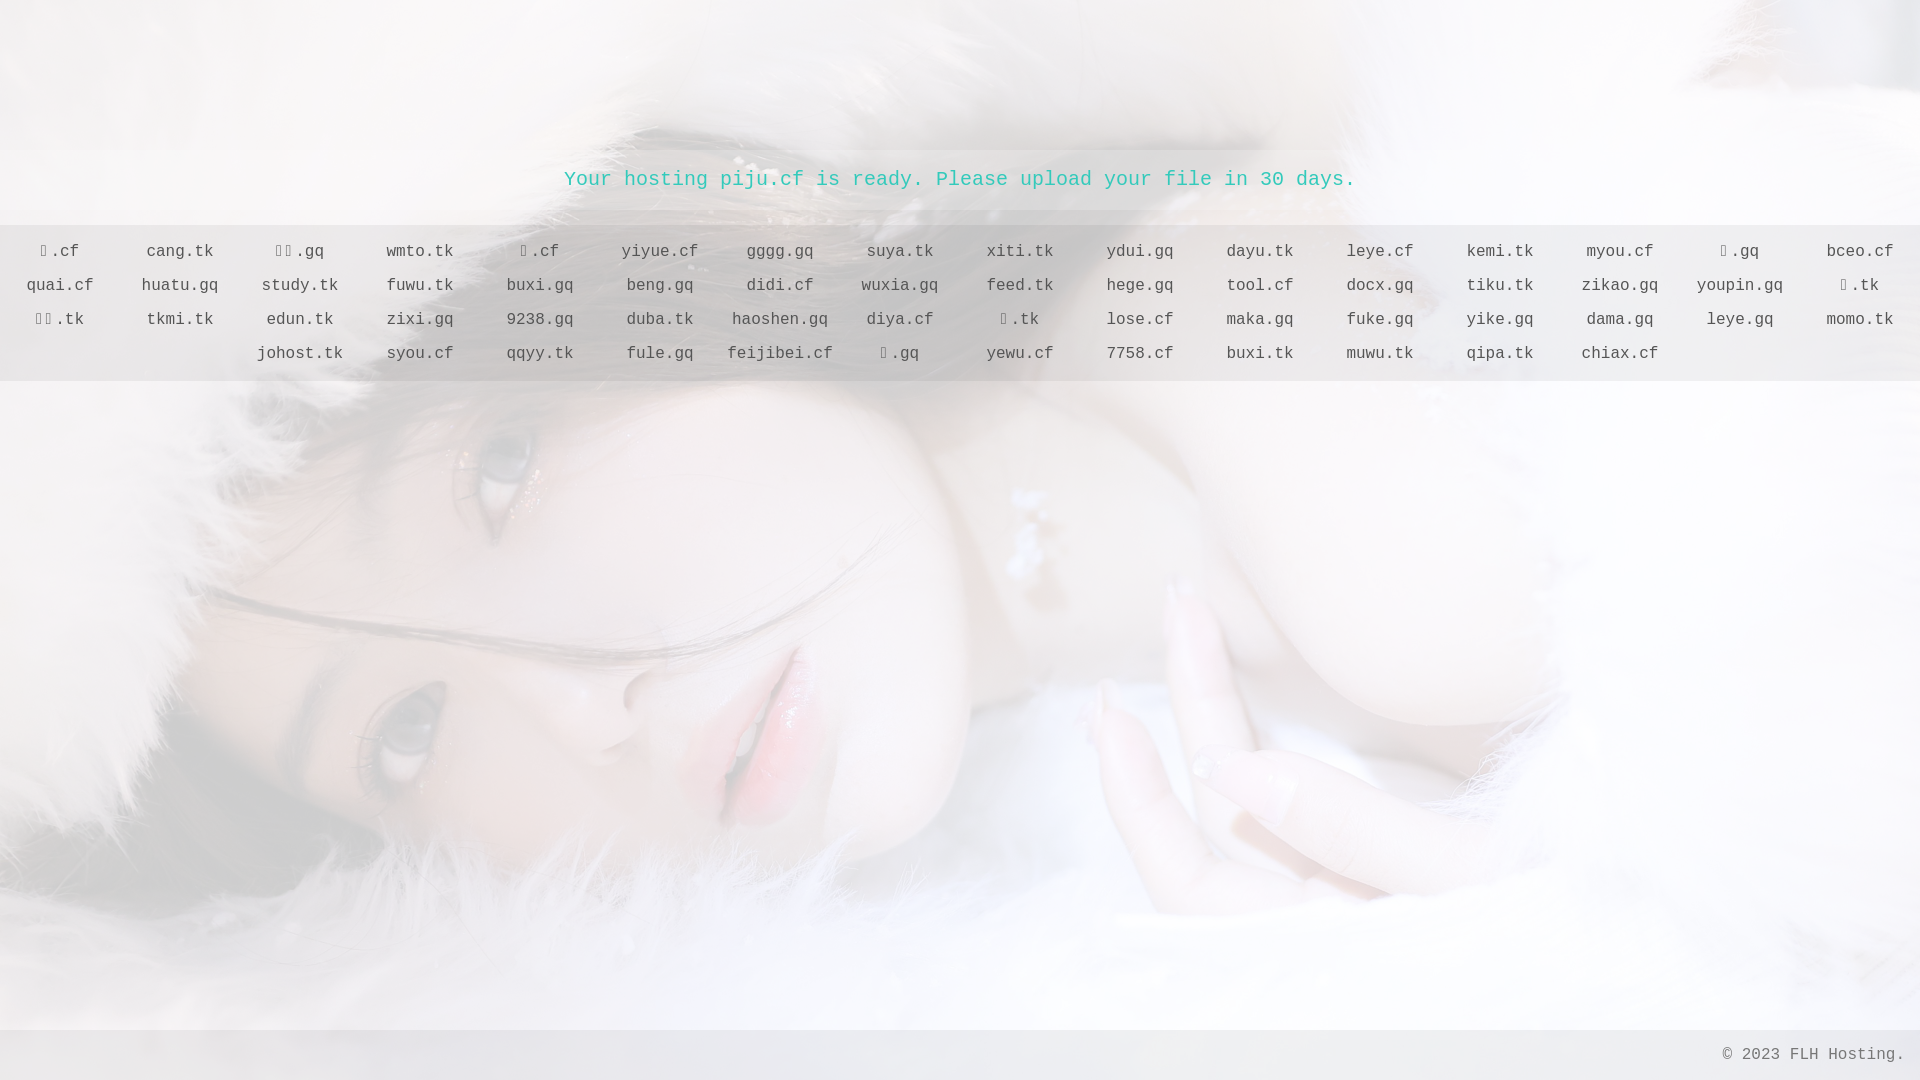 This screenshot has height=1080, width=1920. I want to click on 'muwu.tk', so click(1379, 353).